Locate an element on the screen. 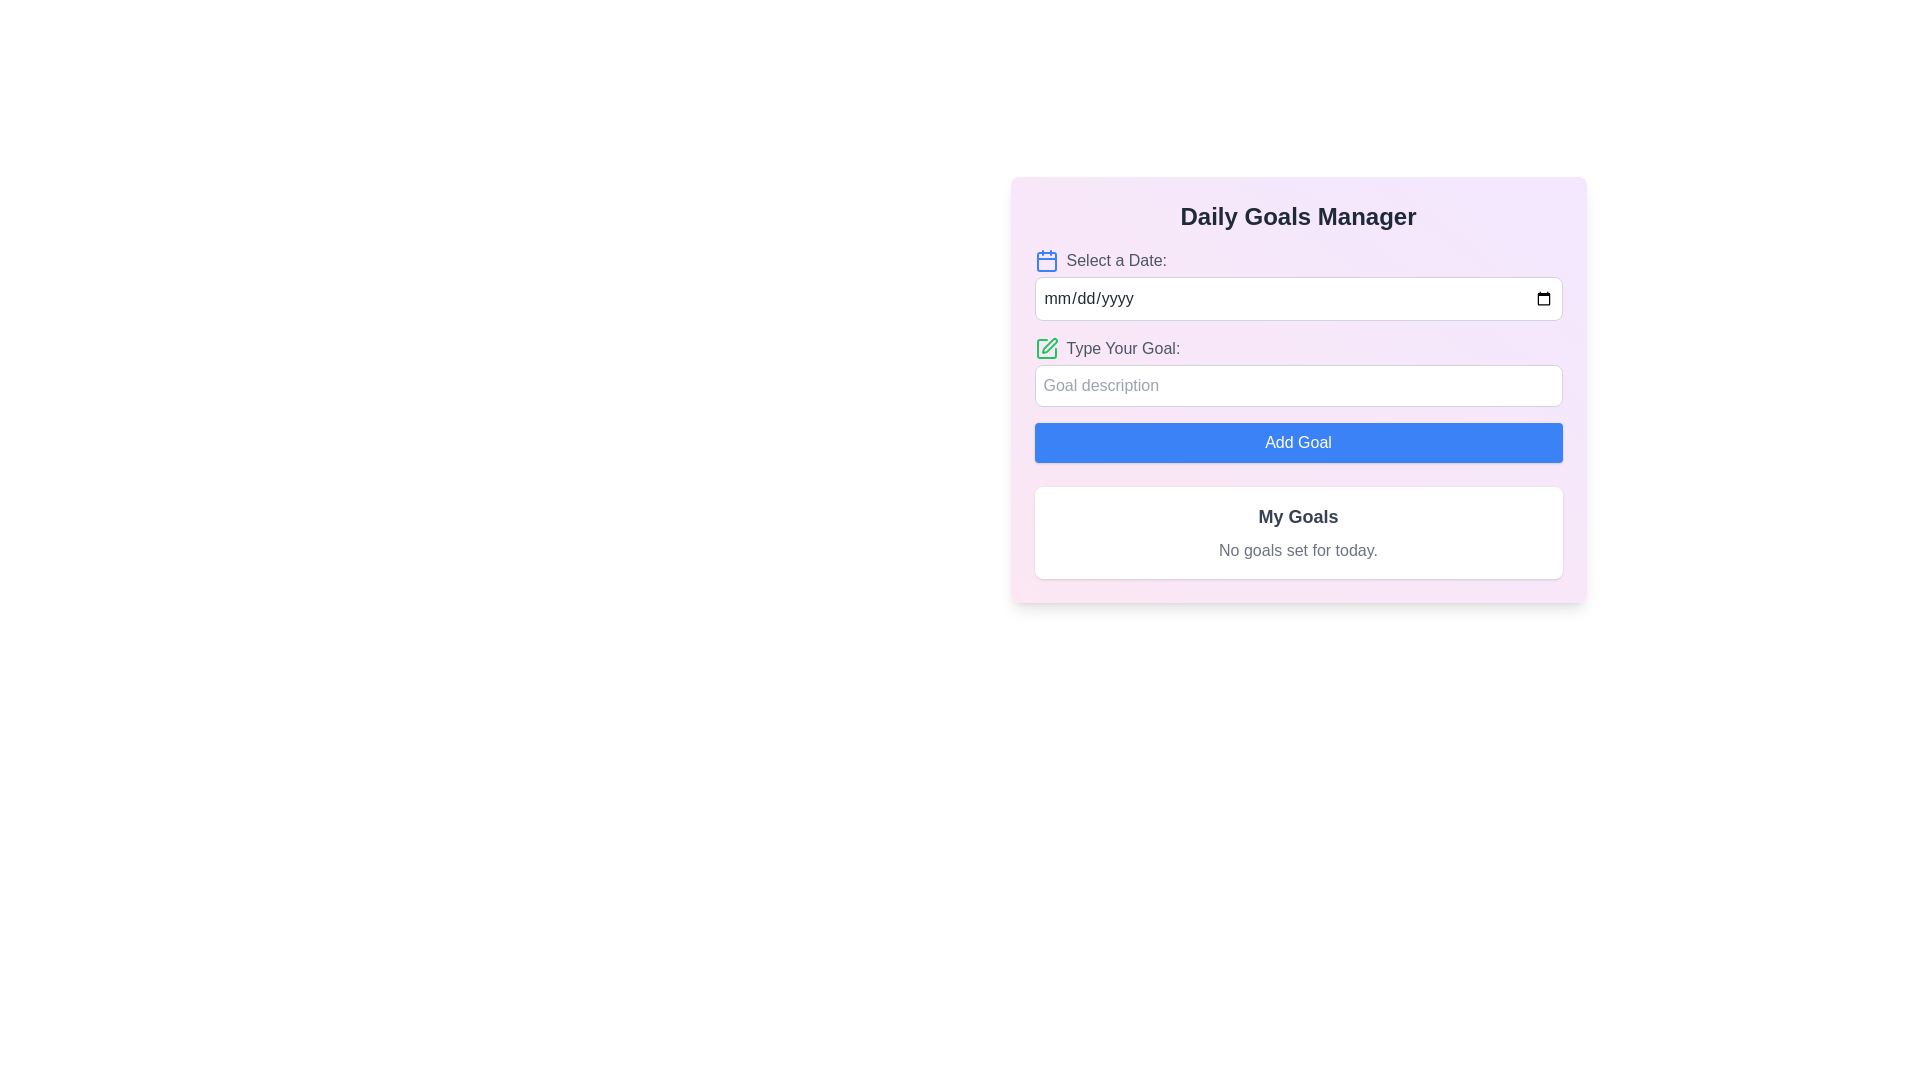 This screenshot has height=1080, width=1920. the text label displaying 'Daily Goals Manager', which is prominently positioned at the top of the card-like interface is located at coordinates (1298, 216).